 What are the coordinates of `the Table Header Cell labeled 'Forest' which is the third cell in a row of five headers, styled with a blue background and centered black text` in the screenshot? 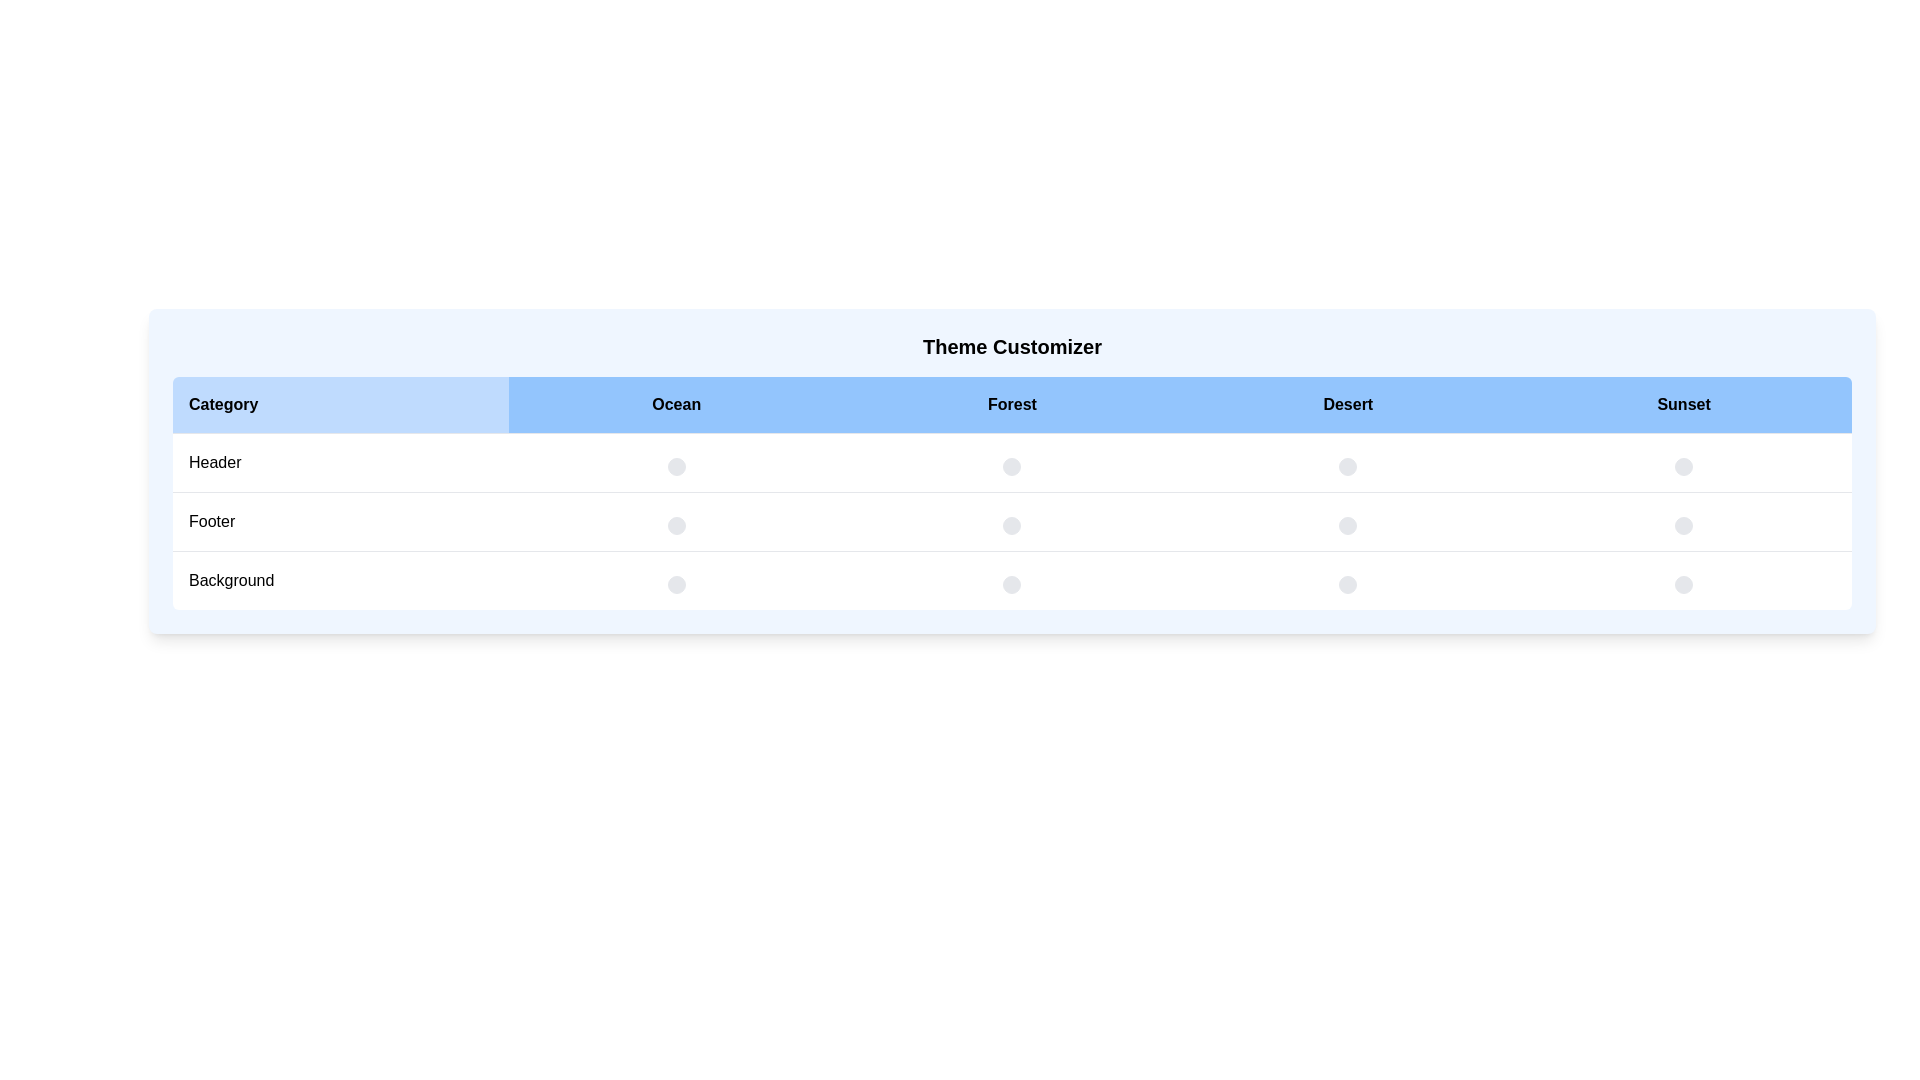 It's located at (1012, 405).